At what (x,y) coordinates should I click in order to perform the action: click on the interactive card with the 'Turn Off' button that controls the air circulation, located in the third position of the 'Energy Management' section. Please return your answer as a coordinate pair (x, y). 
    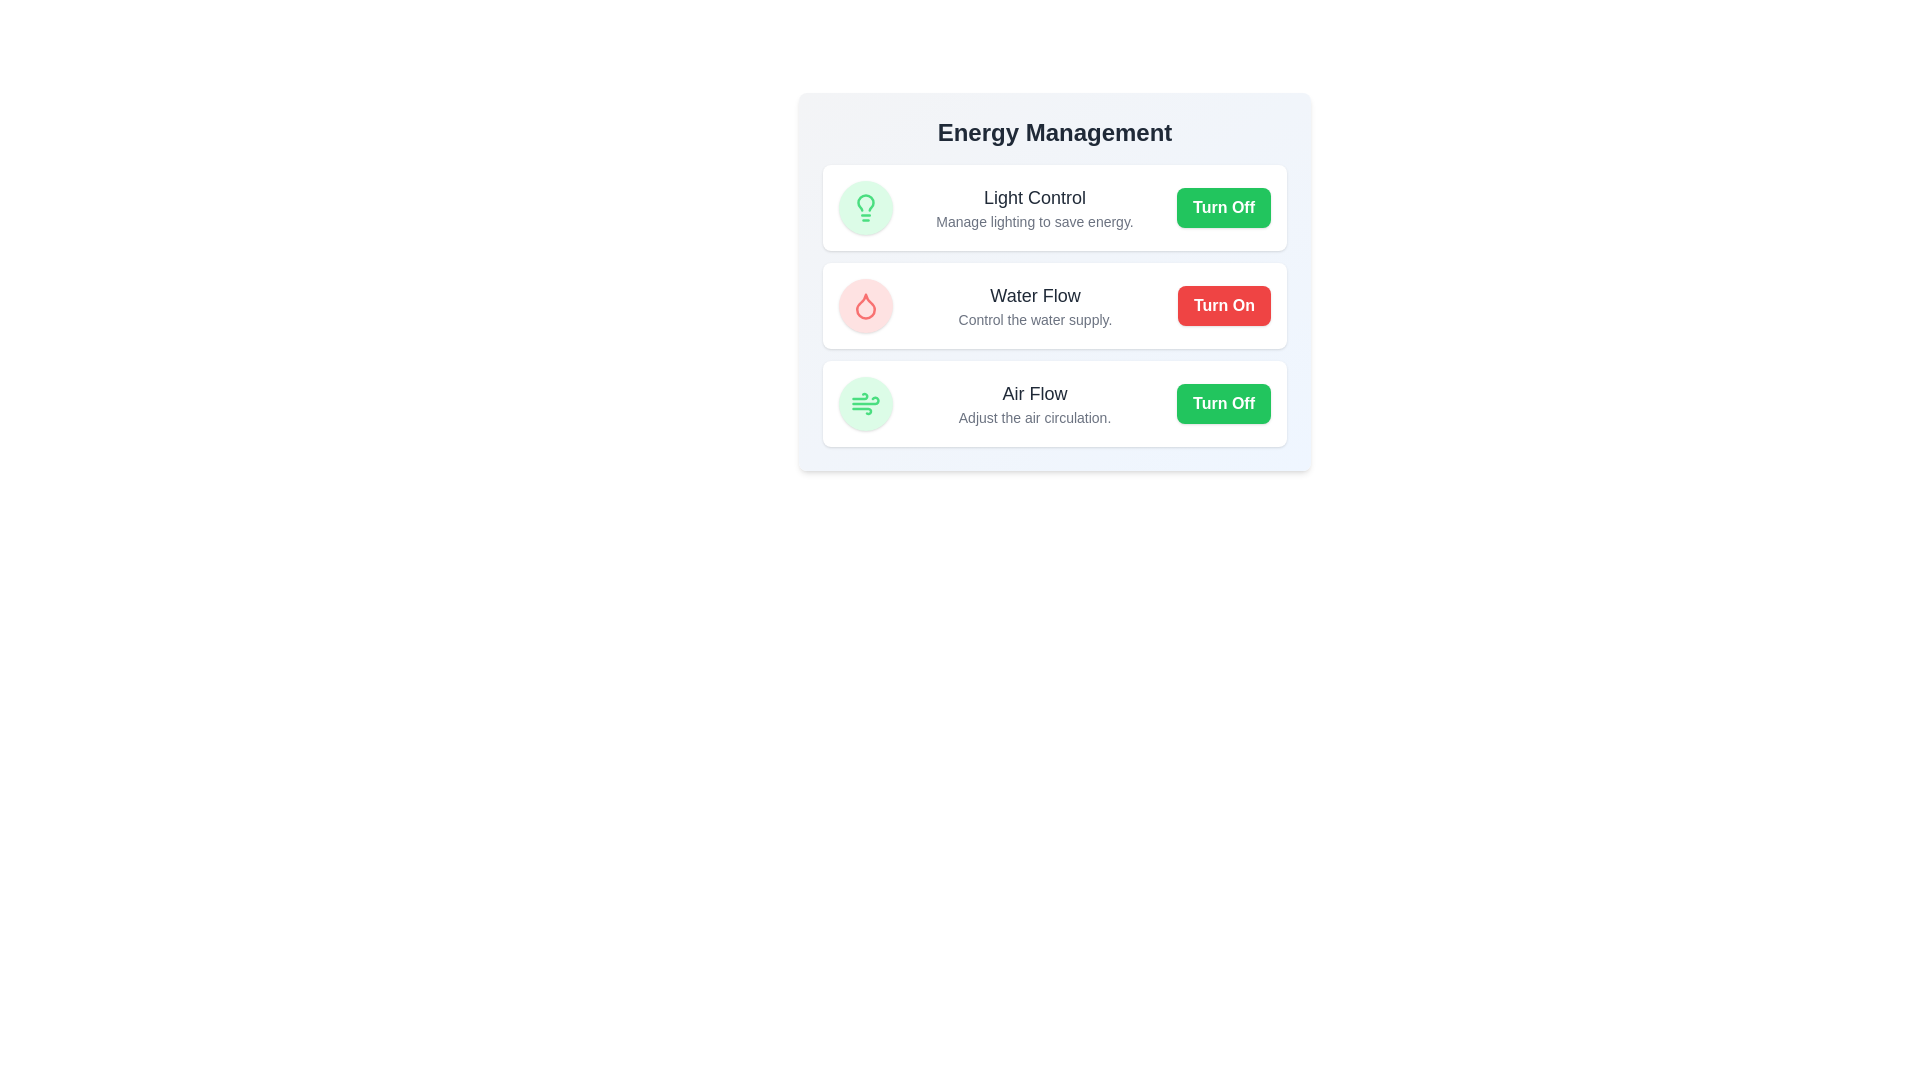
    Looking at the image, I should click on (1054, 404).